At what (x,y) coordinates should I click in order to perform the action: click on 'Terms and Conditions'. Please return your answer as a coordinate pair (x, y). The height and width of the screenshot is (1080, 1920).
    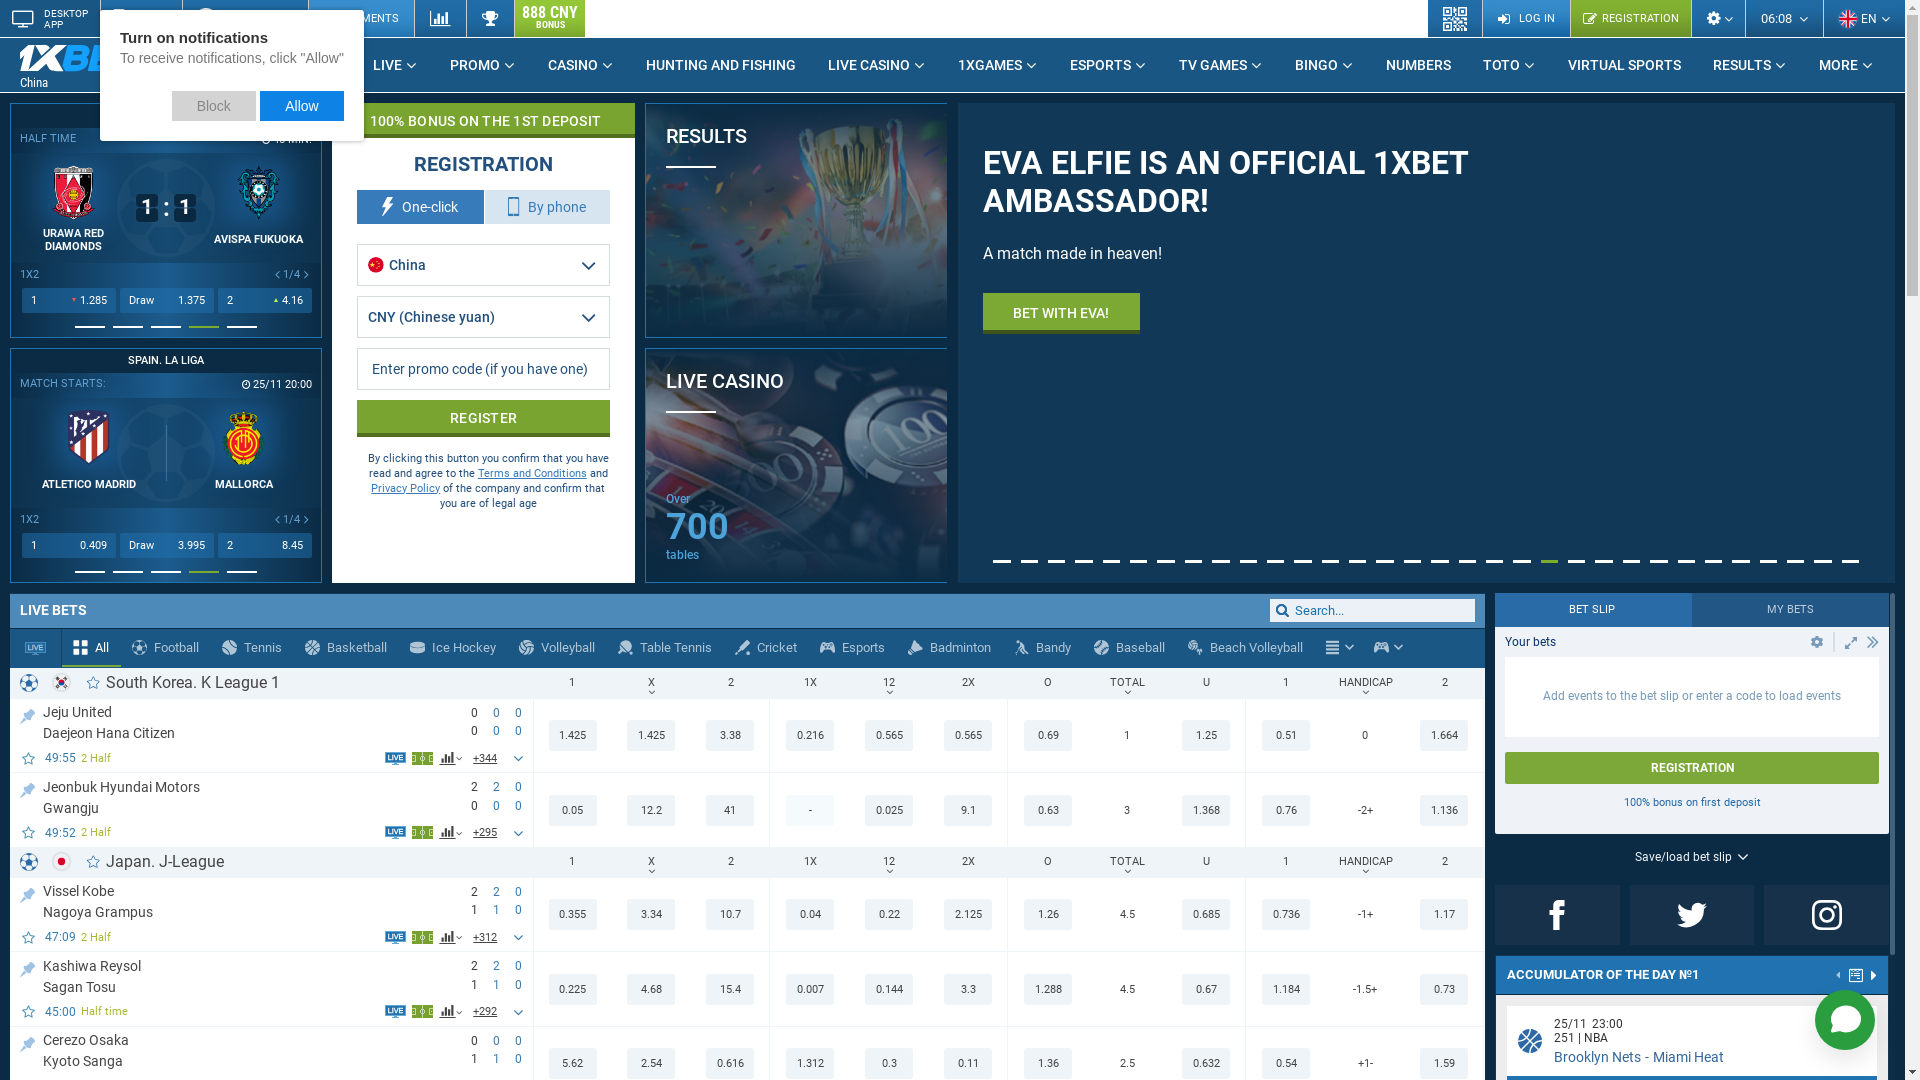
    Looking at the image, I should click on (477, 473).